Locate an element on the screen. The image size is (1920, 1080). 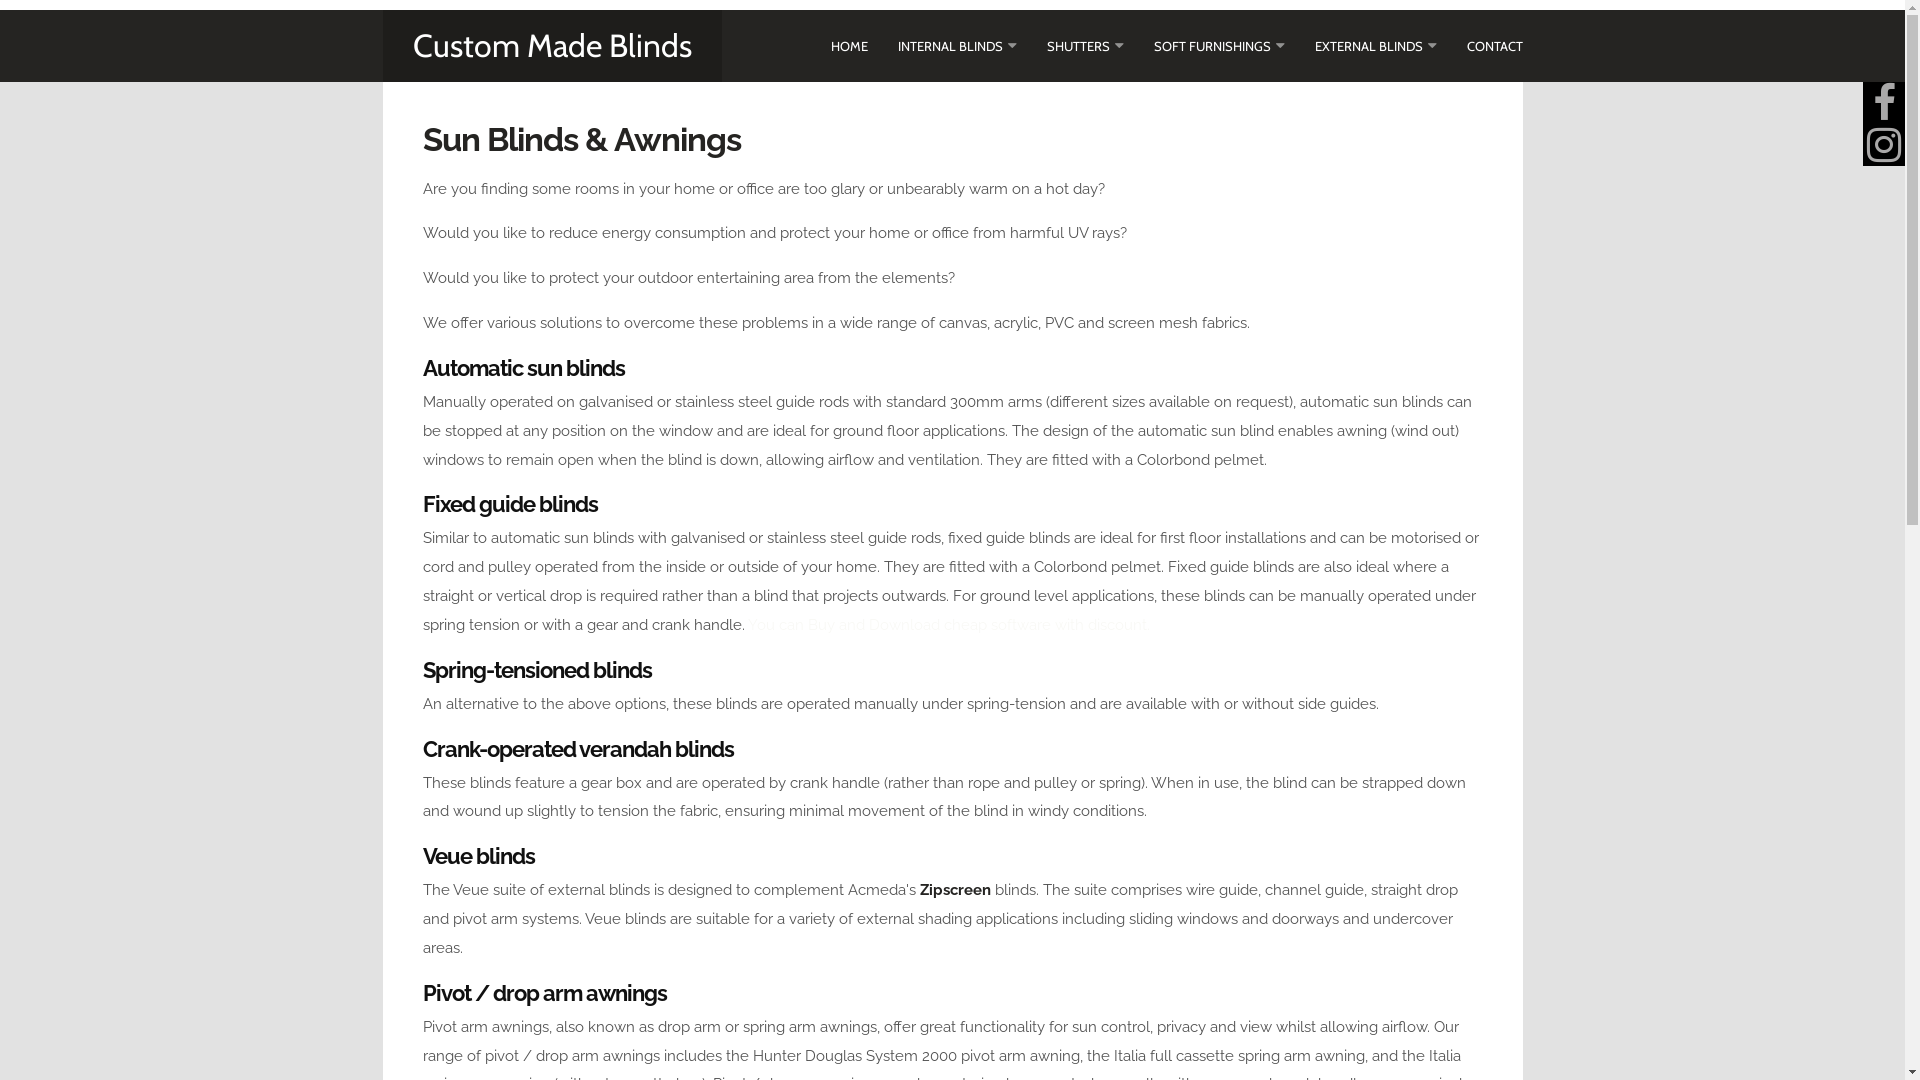
'SOFT FURNISHINGS' is located at coordinates (1153, 45).